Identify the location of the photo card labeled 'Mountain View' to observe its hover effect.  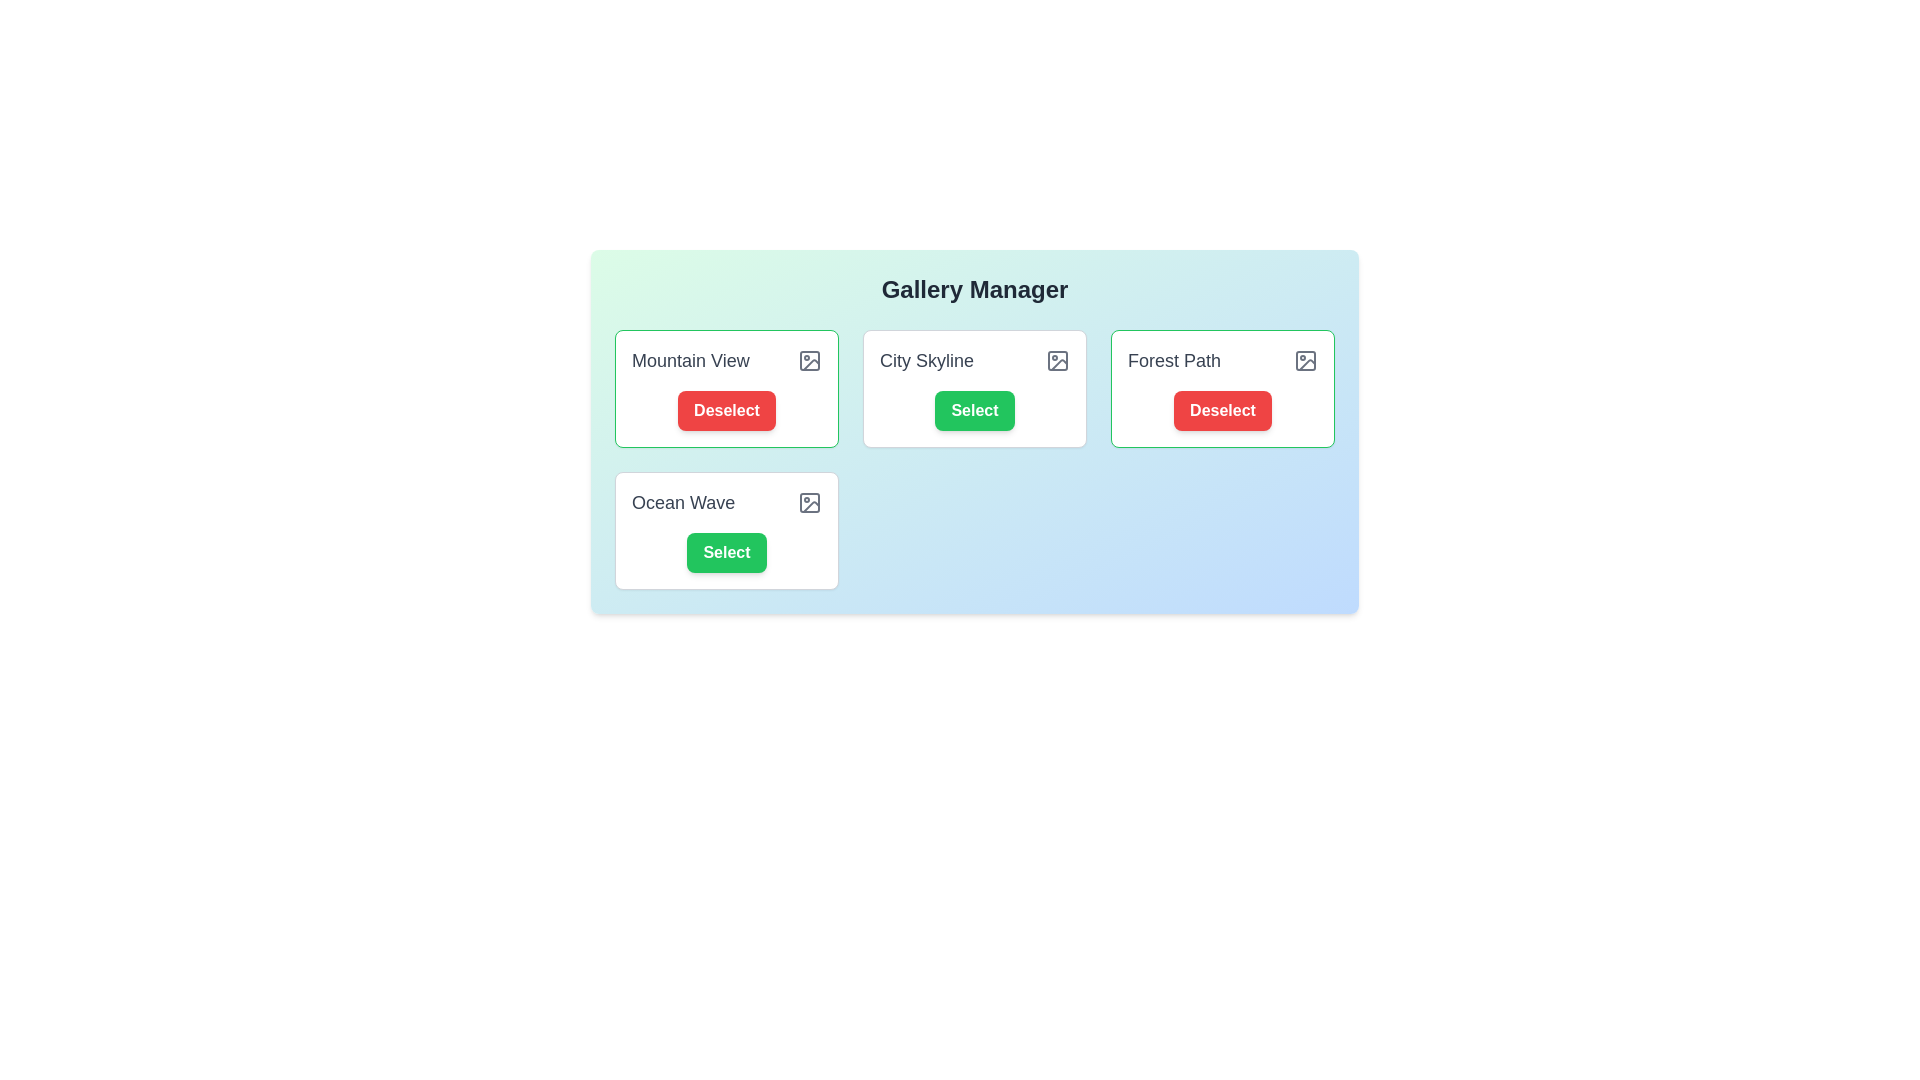
(725, 389).